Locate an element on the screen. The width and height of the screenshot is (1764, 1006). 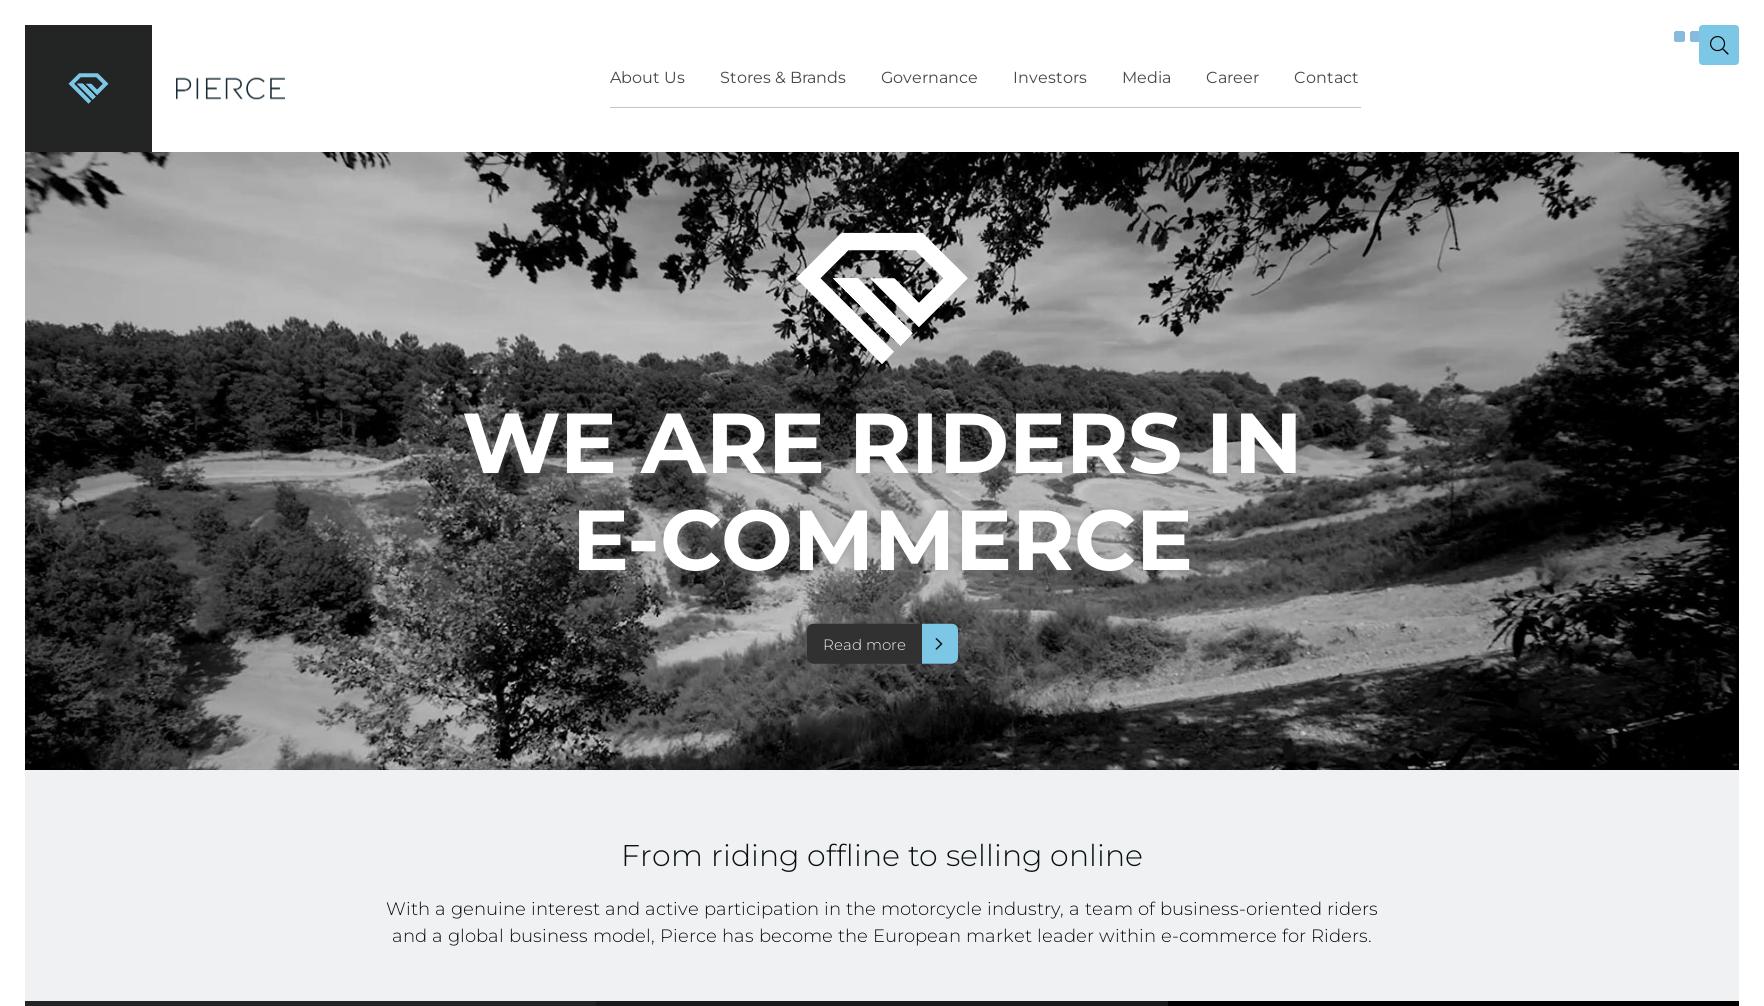
'Risks & Risk Management' is located at coordinates (573, 286).